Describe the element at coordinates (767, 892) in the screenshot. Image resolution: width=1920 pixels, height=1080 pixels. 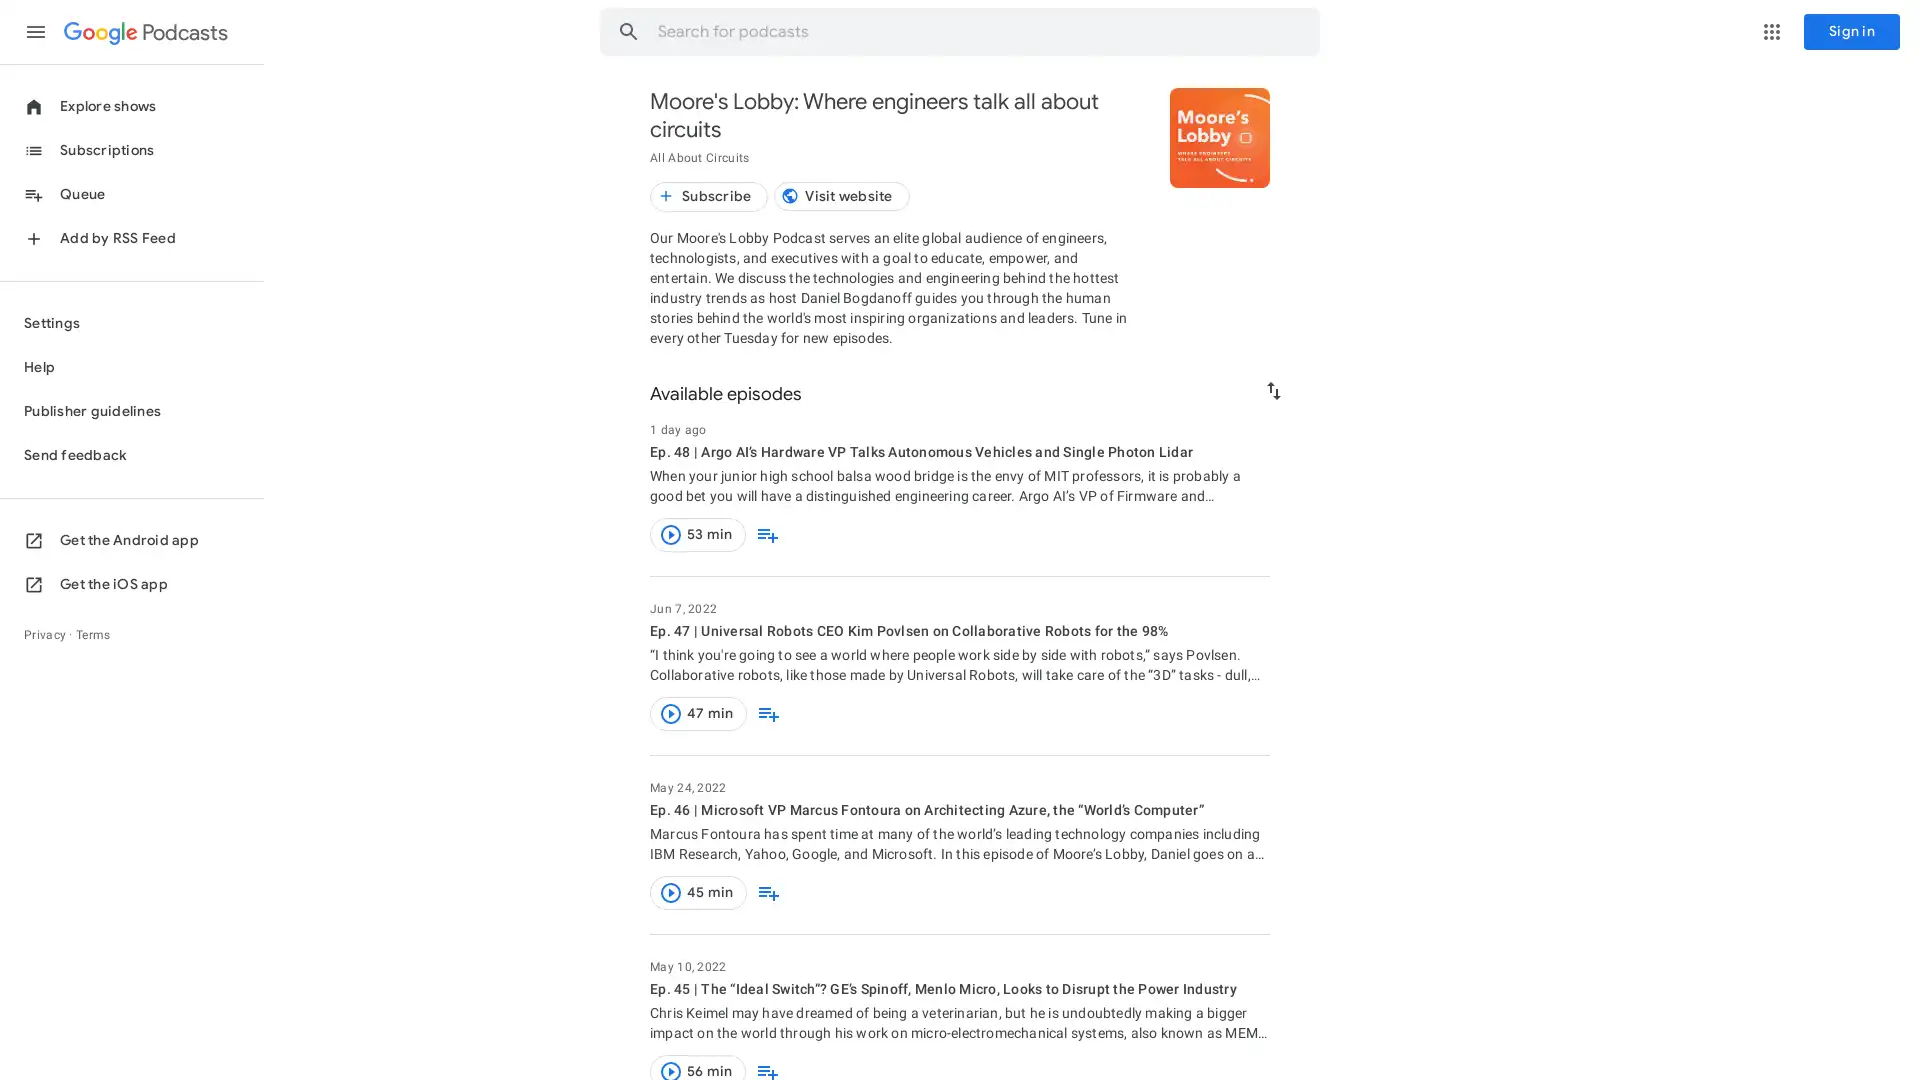
I see `Add to queue` at that location.